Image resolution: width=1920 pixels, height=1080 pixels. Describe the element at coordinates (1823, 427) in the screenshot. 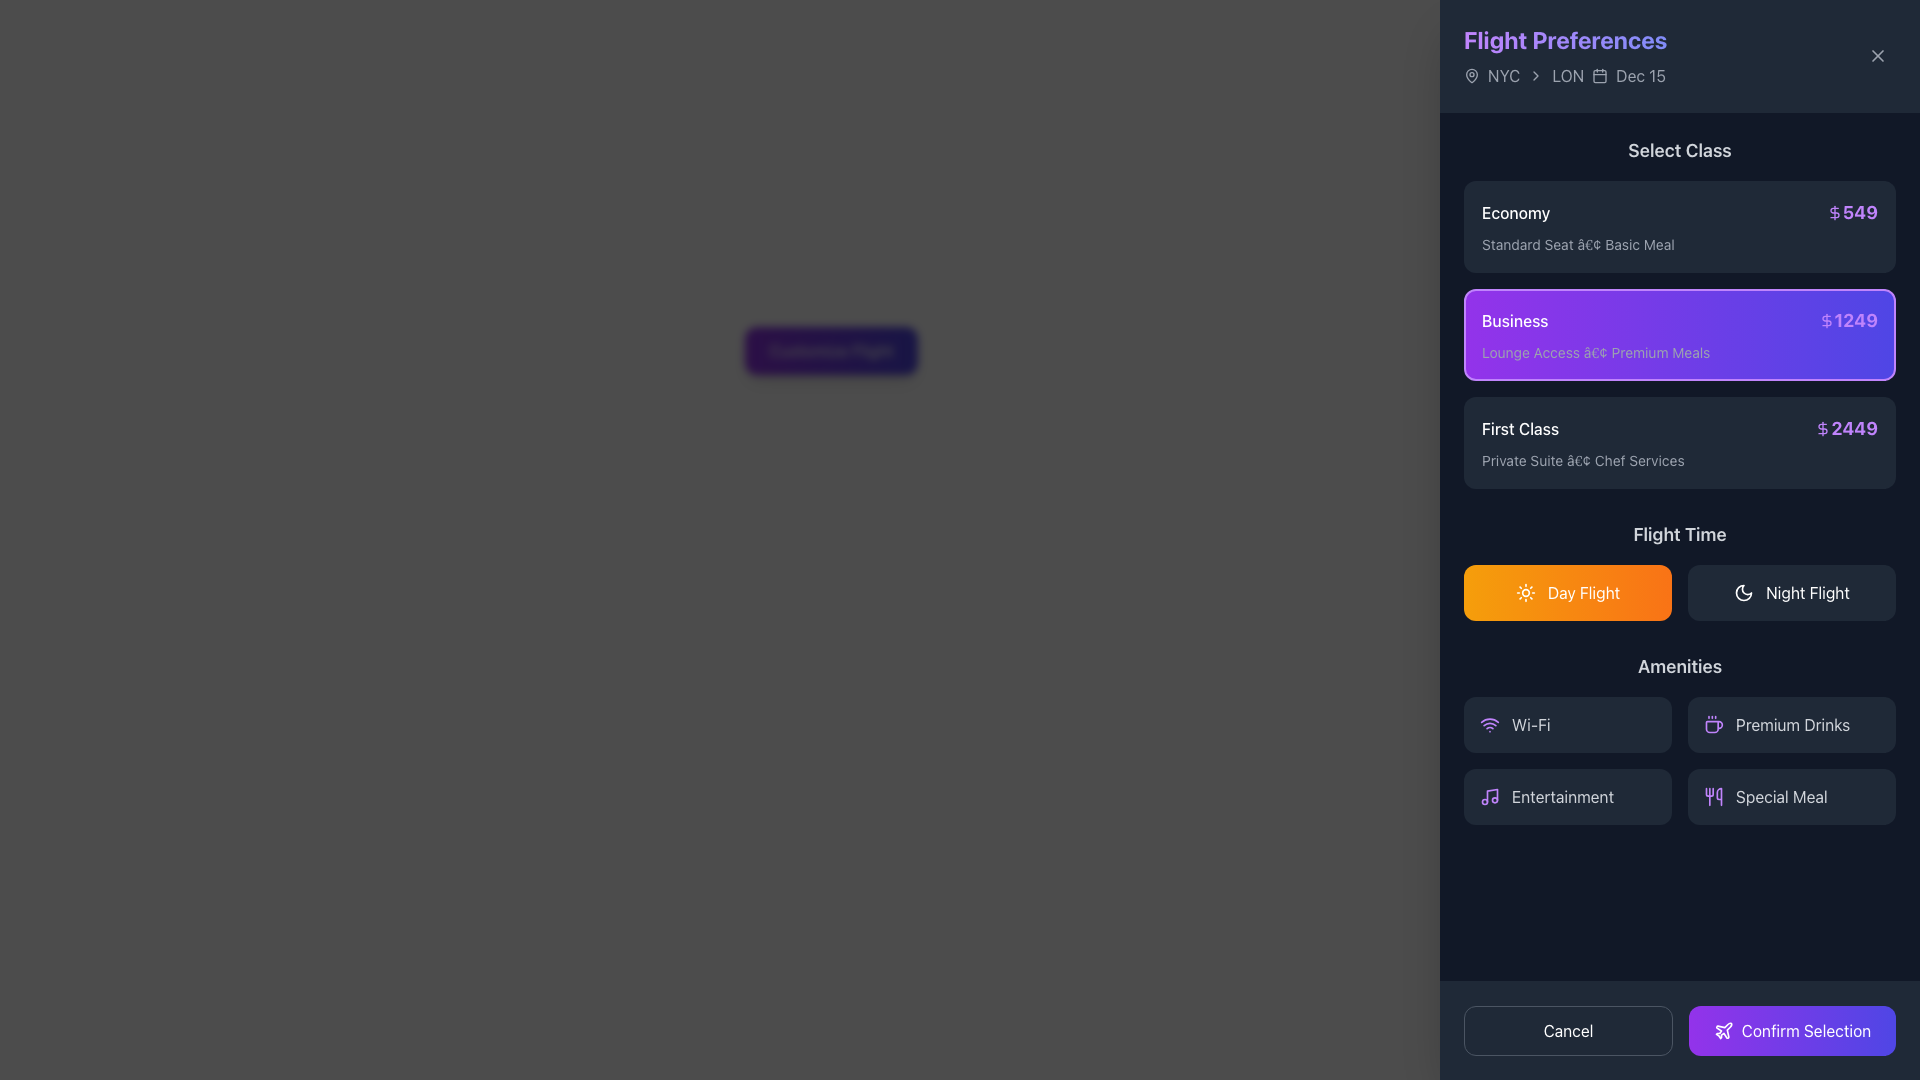

I see `the monetary value icon located in the 'First Class' pricing section at the bottom-right of the interface` at that location.